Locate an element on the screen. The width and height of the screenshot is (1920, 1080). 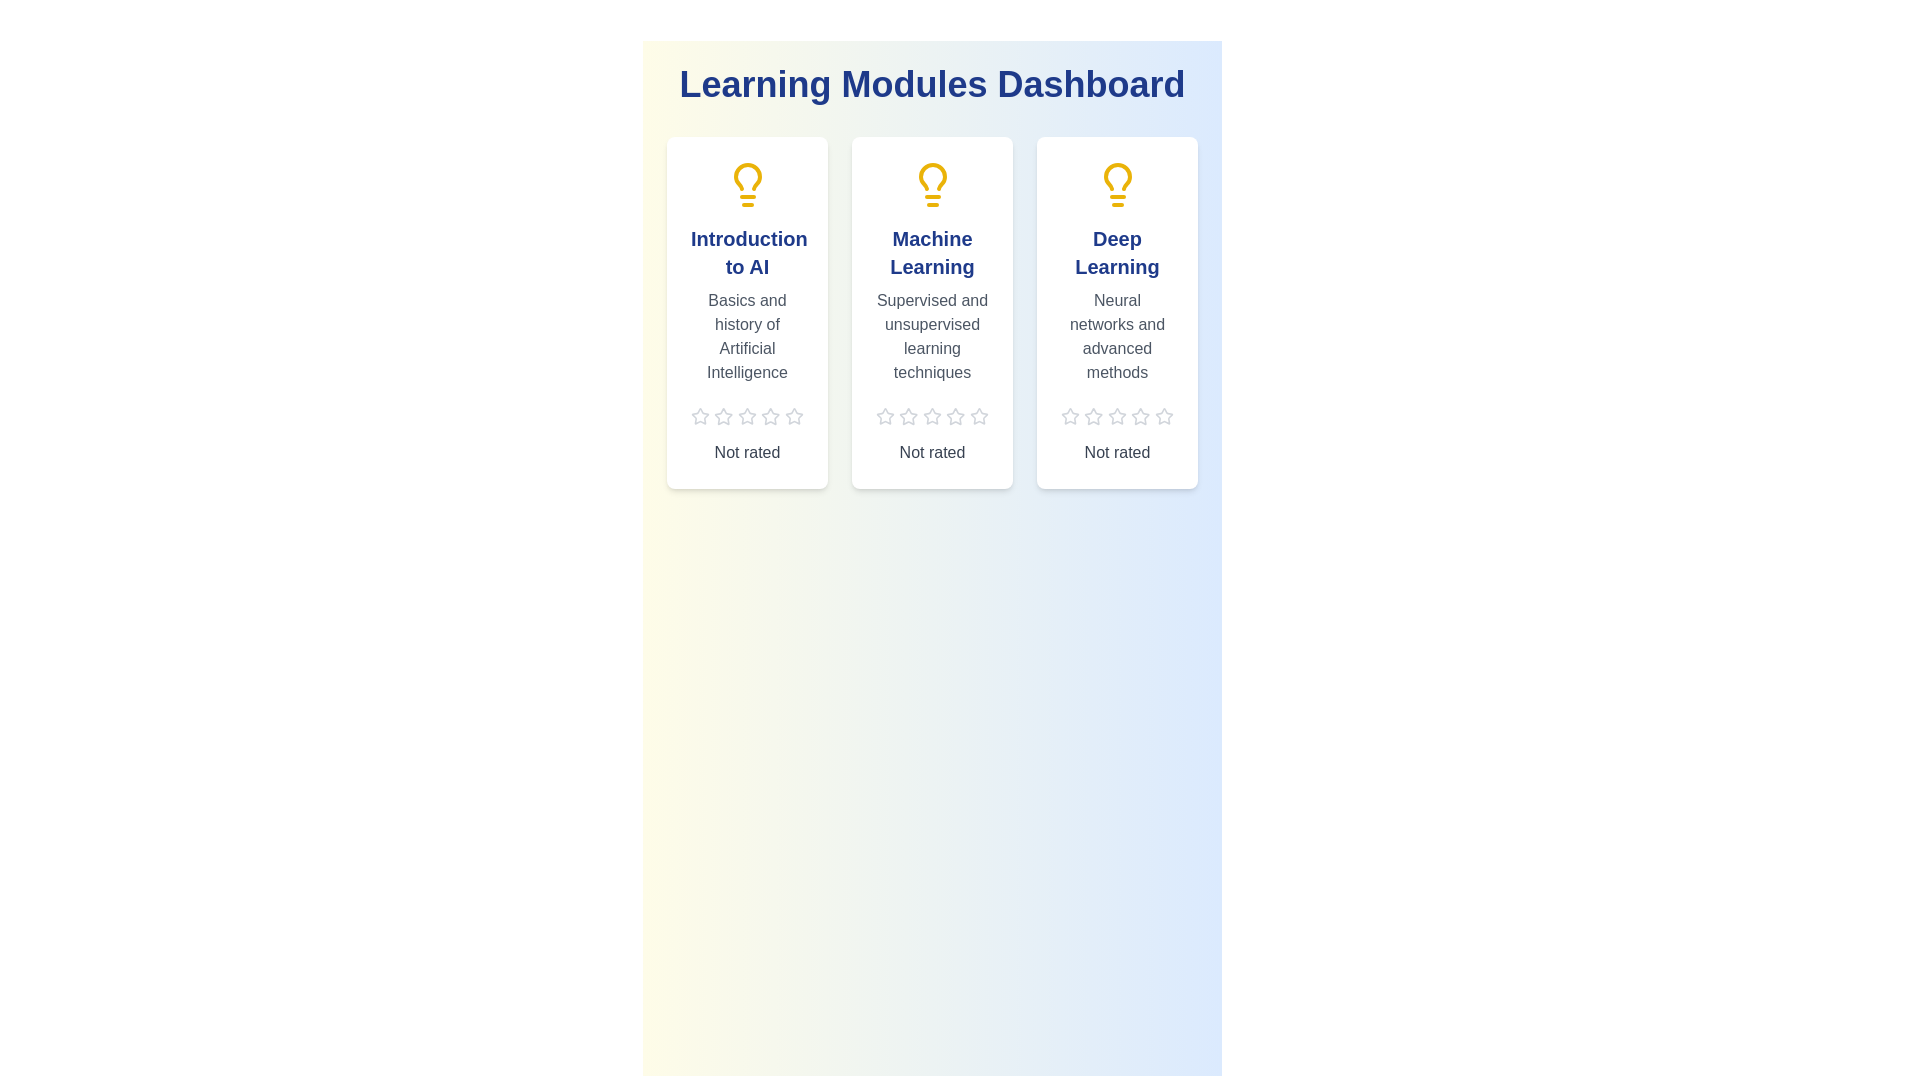
the star corresponding to 3 stars to preview the rating is located at coordinates (746, 415).